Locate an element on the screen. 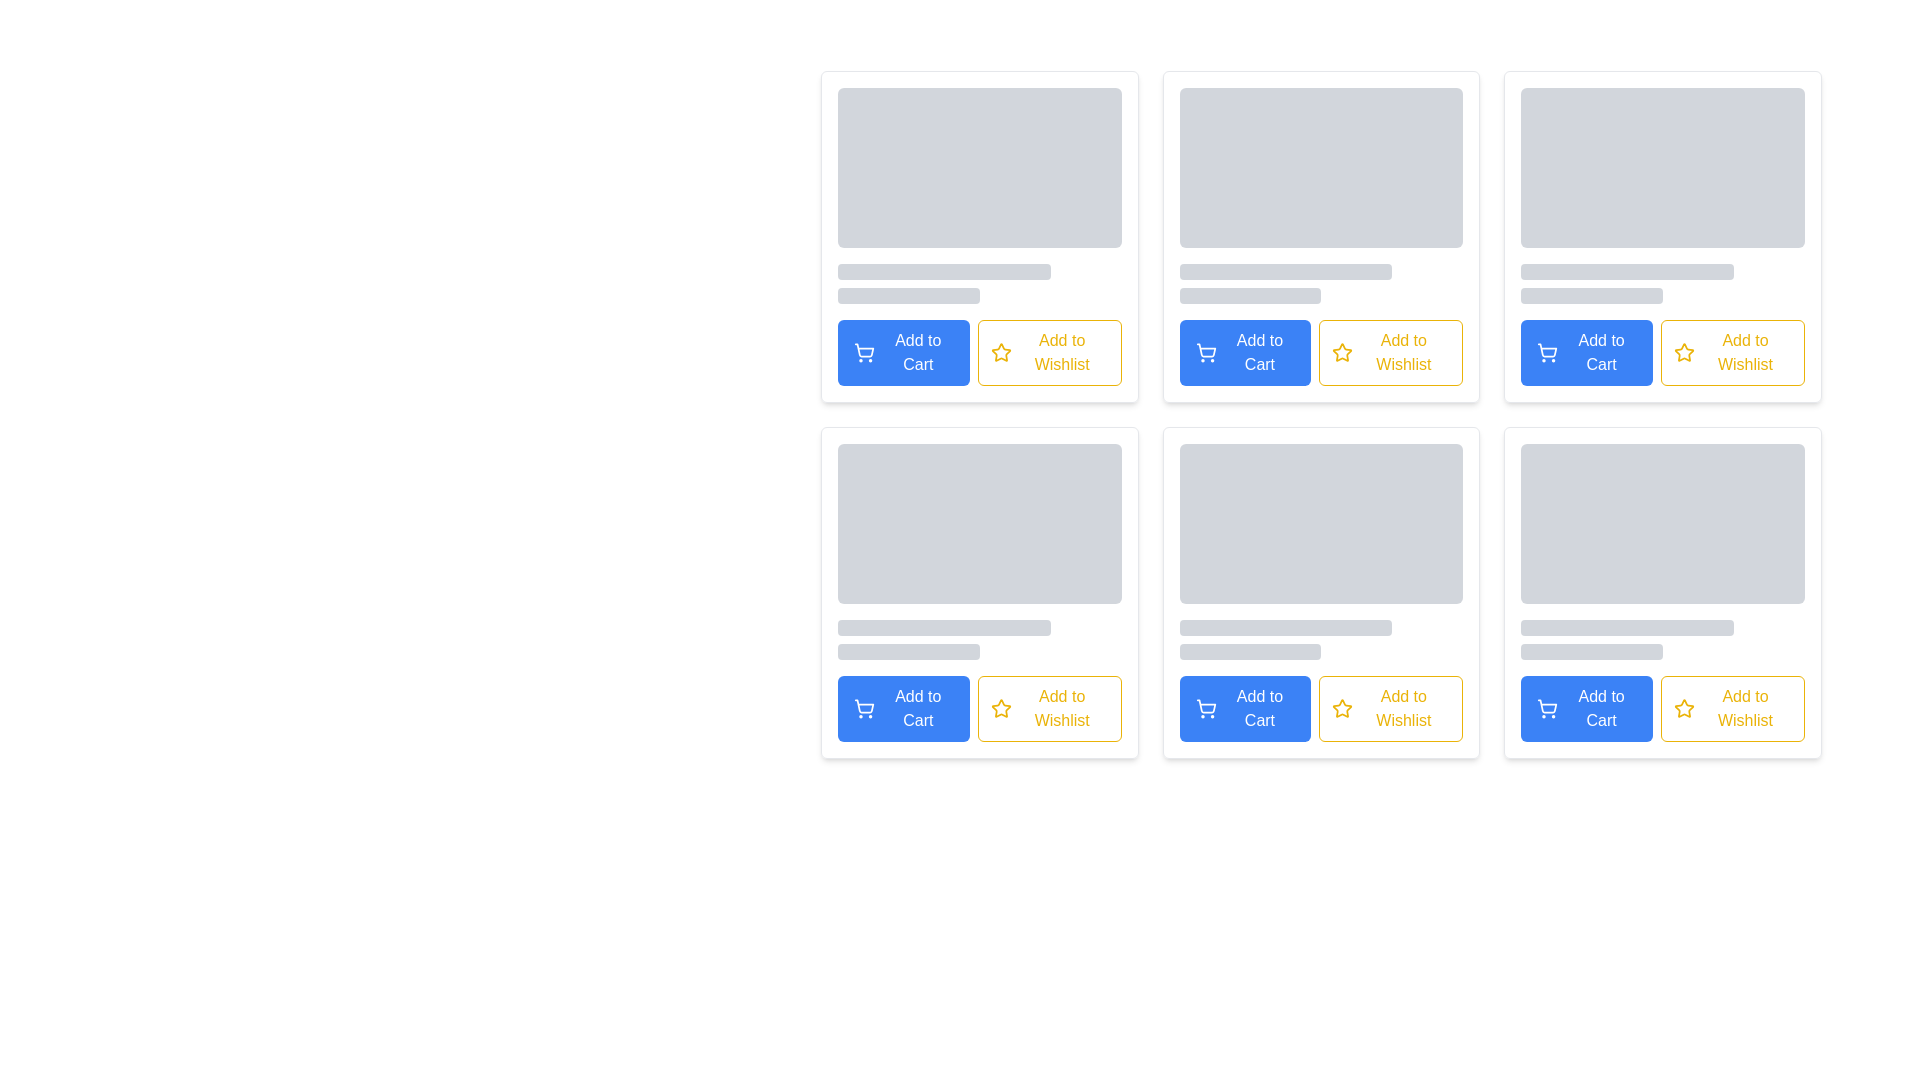 Image resolution: width=1920 pixels, height=1080 pixels. the button in the second row and third column of the grid layout is located at coordinates (1244, 708).